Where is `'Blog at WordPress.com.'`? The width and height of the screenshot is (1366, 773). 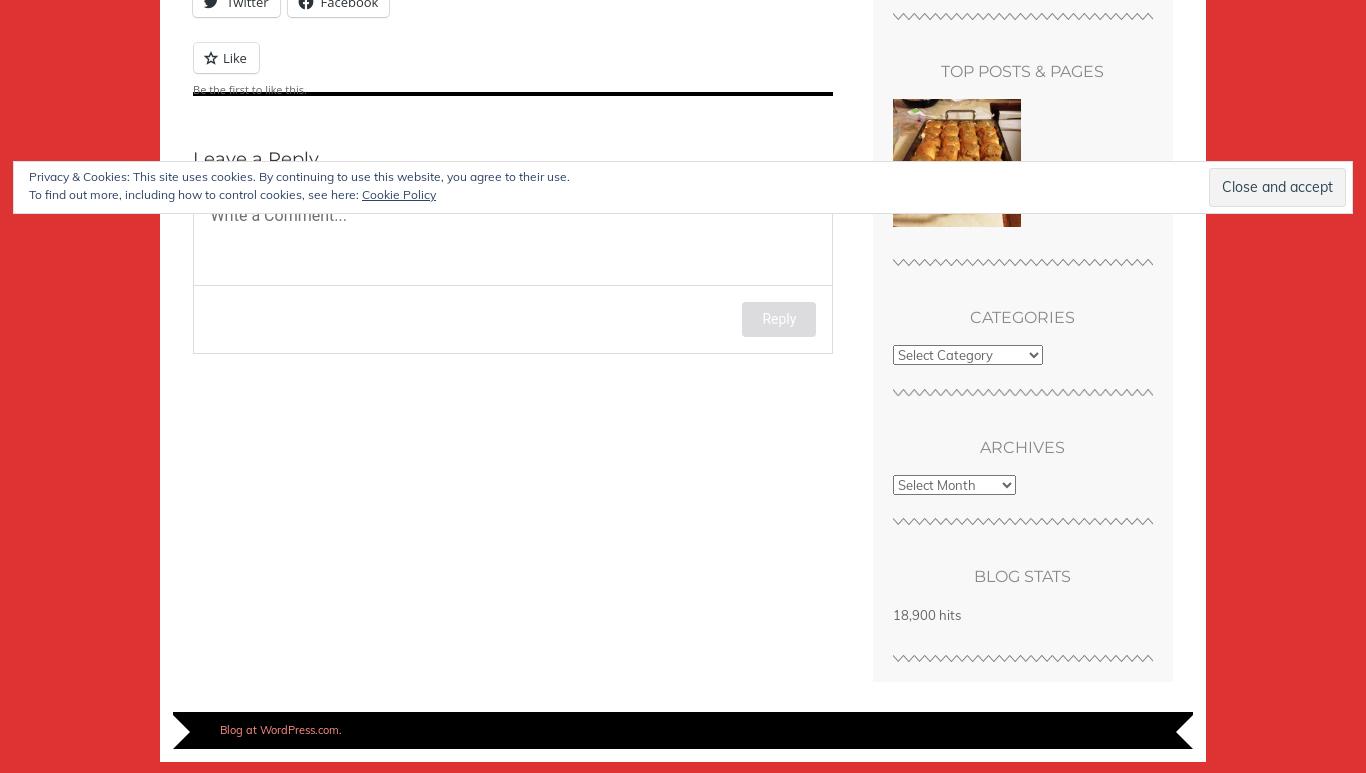 'Blog at WordPress.com.' is located at coordinates (280, 730).